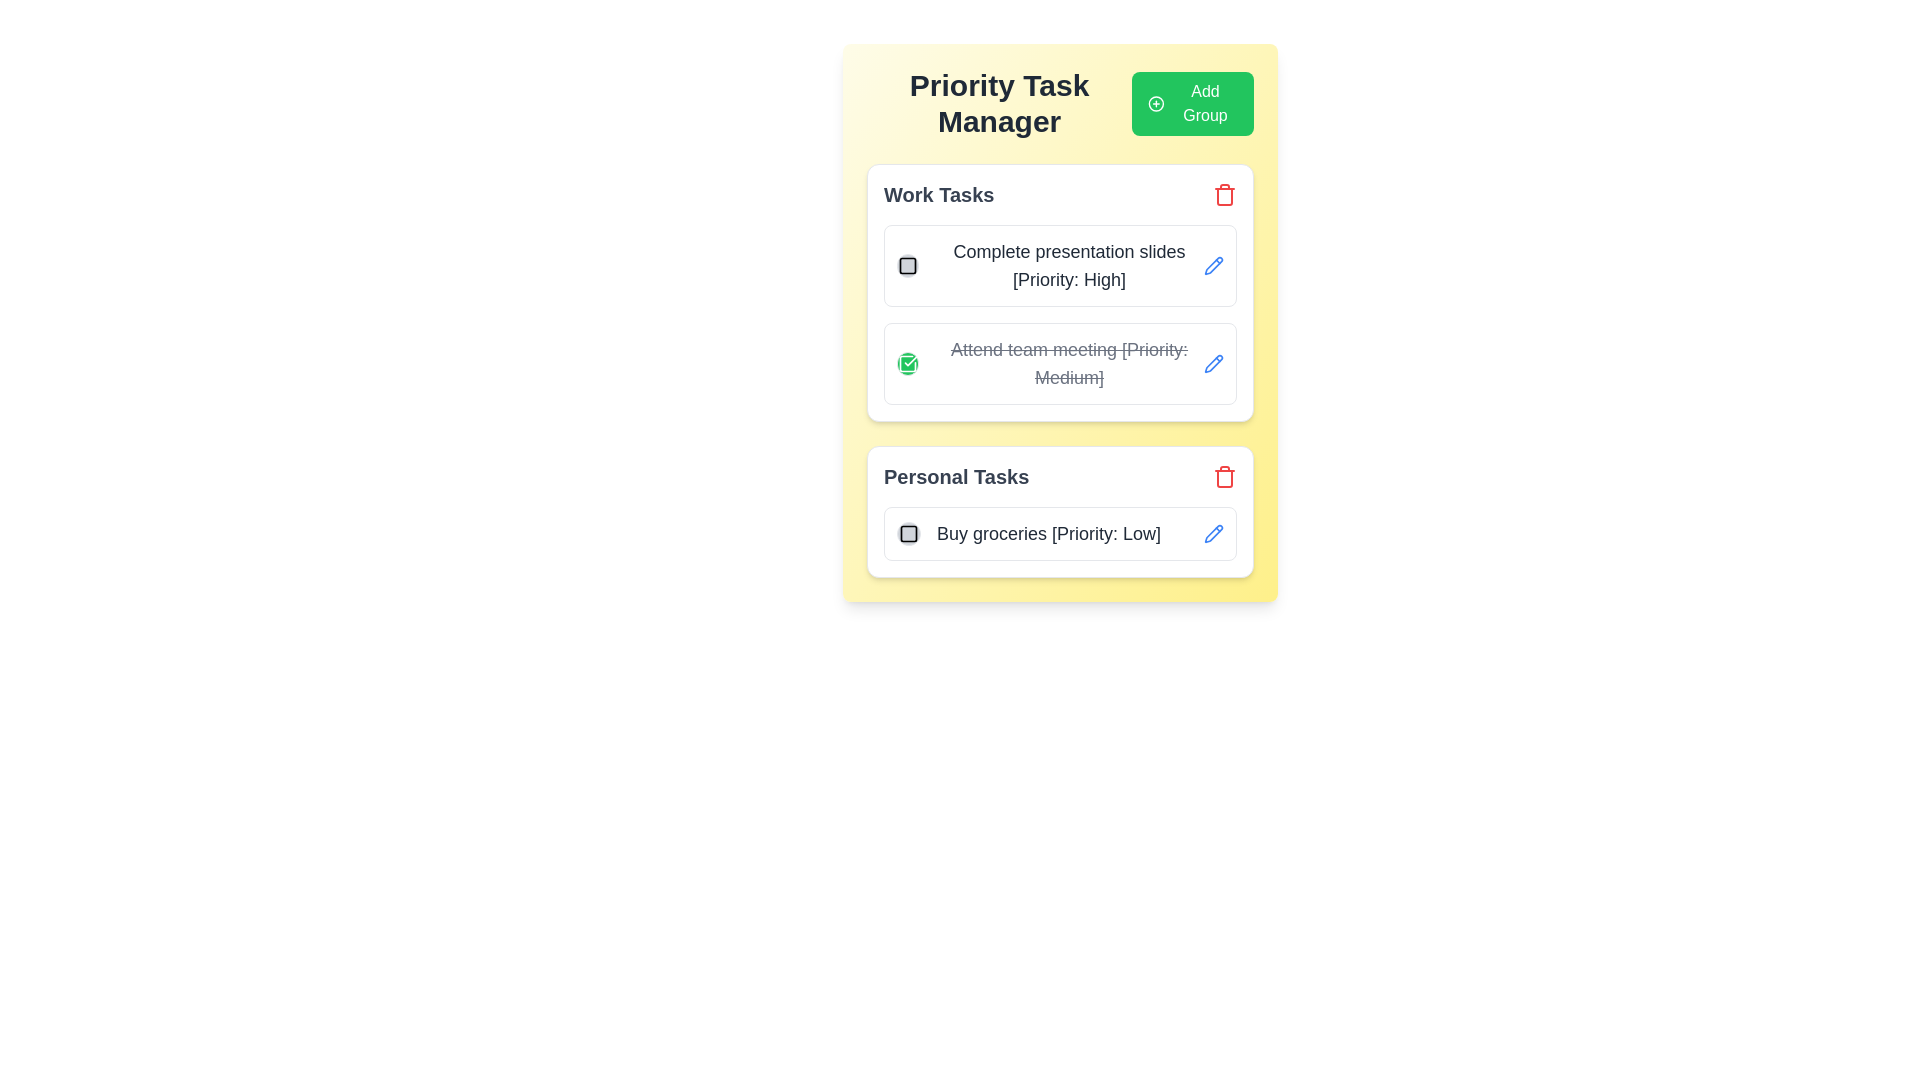 The width and height of the screenshot is (1920, 1080). I want to click on the checkbox styled as a circular button with a checkmark icon to mark the task 'Attend team meeting [Priority: Medium]' as completed, so click(906, 363).